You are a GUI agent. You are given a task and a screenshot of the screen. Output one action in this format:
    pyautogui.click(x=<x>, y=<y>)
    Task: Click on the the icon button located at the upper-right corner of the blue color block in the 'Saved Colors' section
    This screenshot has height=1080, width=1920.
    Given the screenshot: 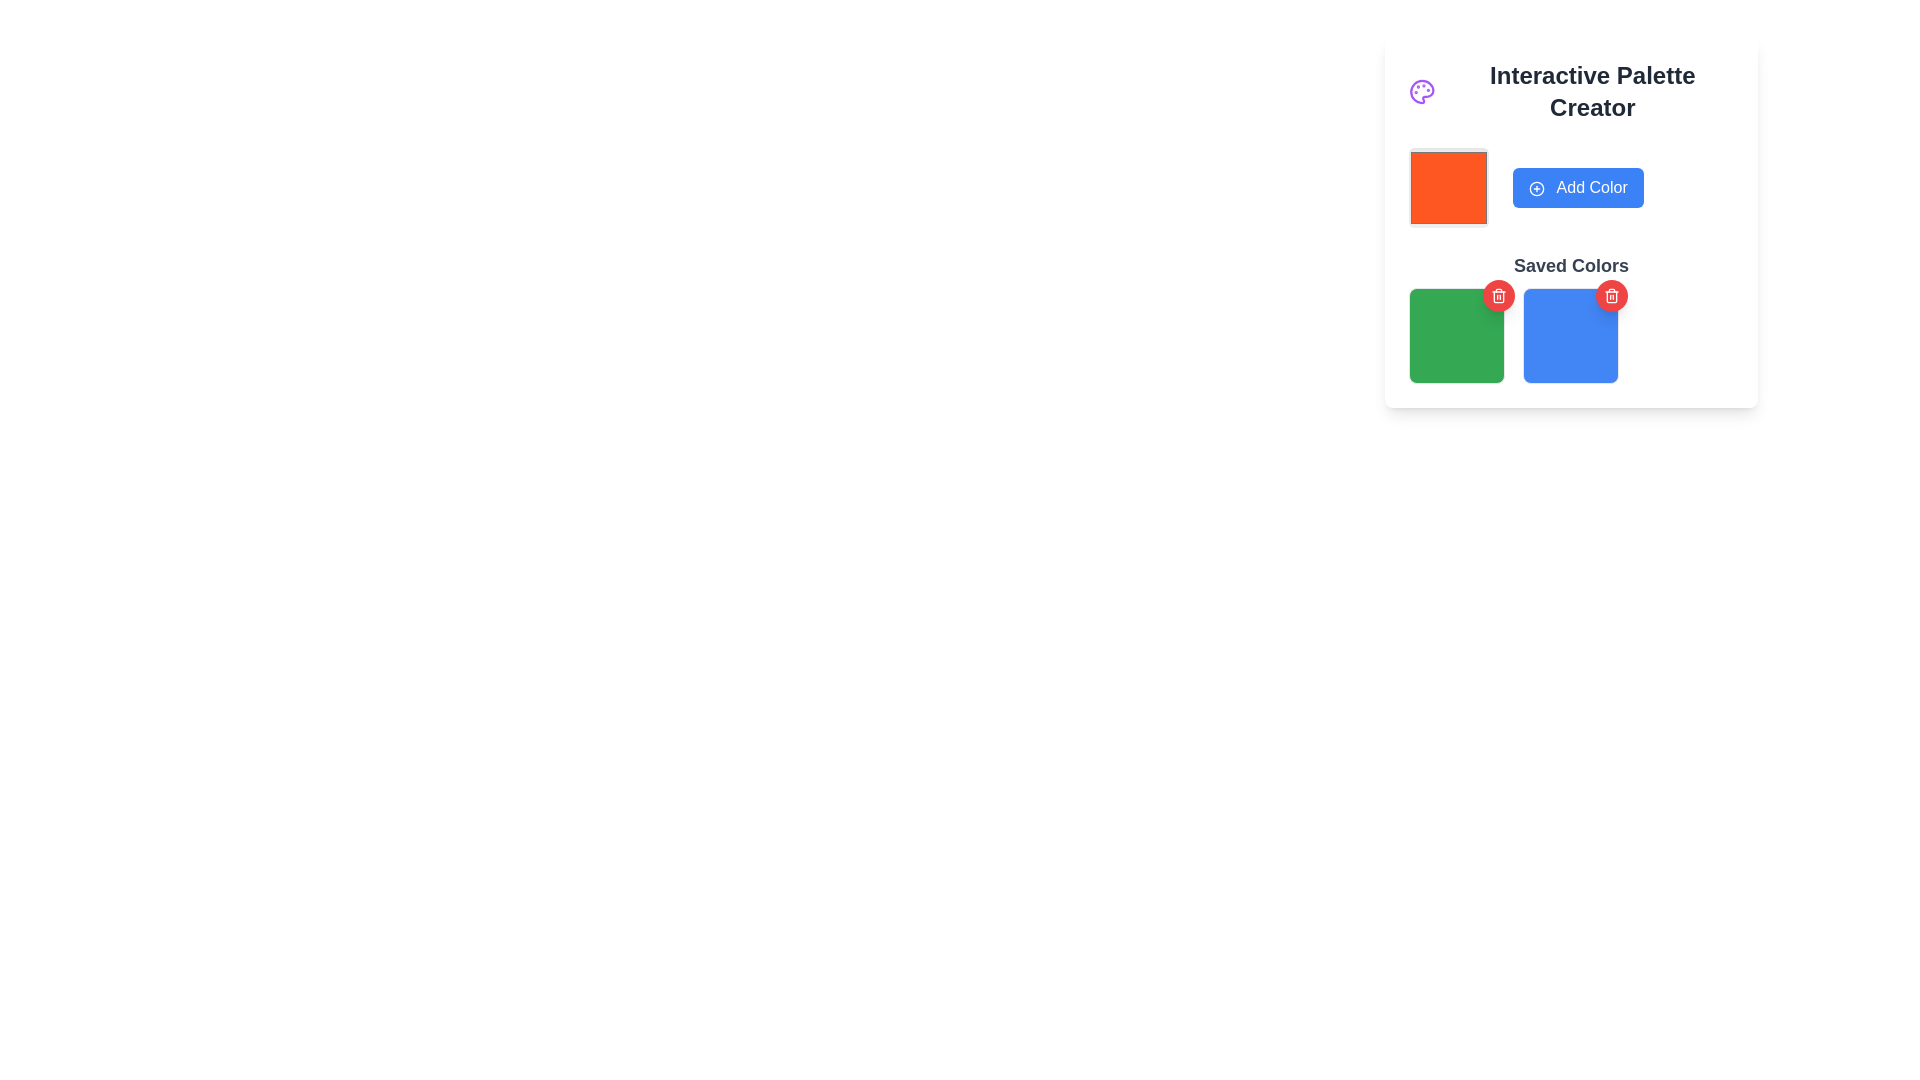 What is the action you would take?
    pyautogui.click(x=1498, y=296)
    